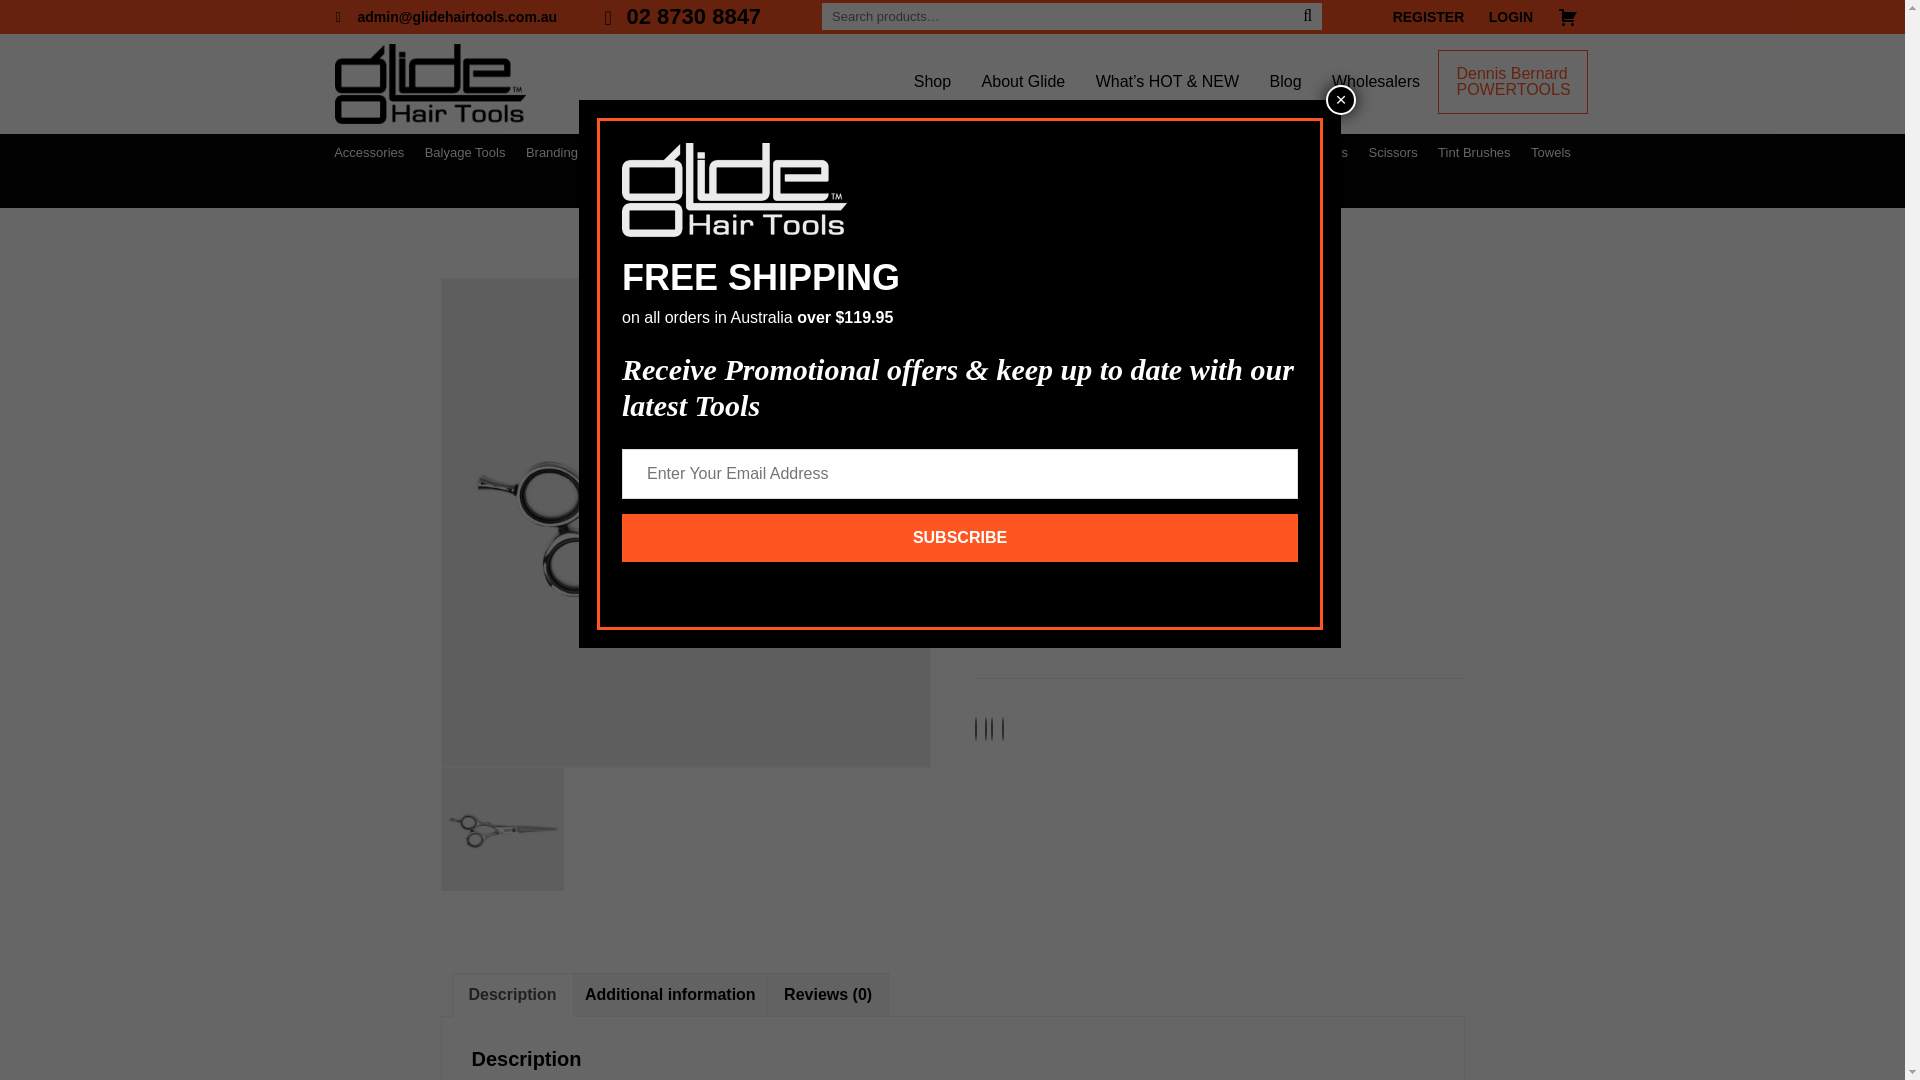 Image resolution: width=1920 pixels, height=1080 pixels. I want to click on 'Accessories', so click(369, 151).